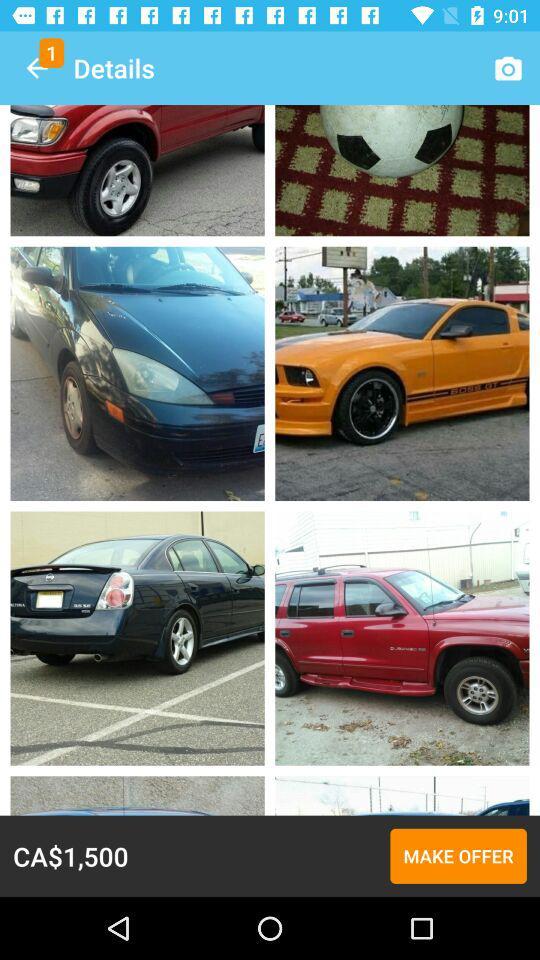 The width and height of the screenshot is (540, 960). What do you see at coordinates (458, 855) in the screenshot?
I see `the icon next to ca$1,500 icon` at bounding box center [458, 855].